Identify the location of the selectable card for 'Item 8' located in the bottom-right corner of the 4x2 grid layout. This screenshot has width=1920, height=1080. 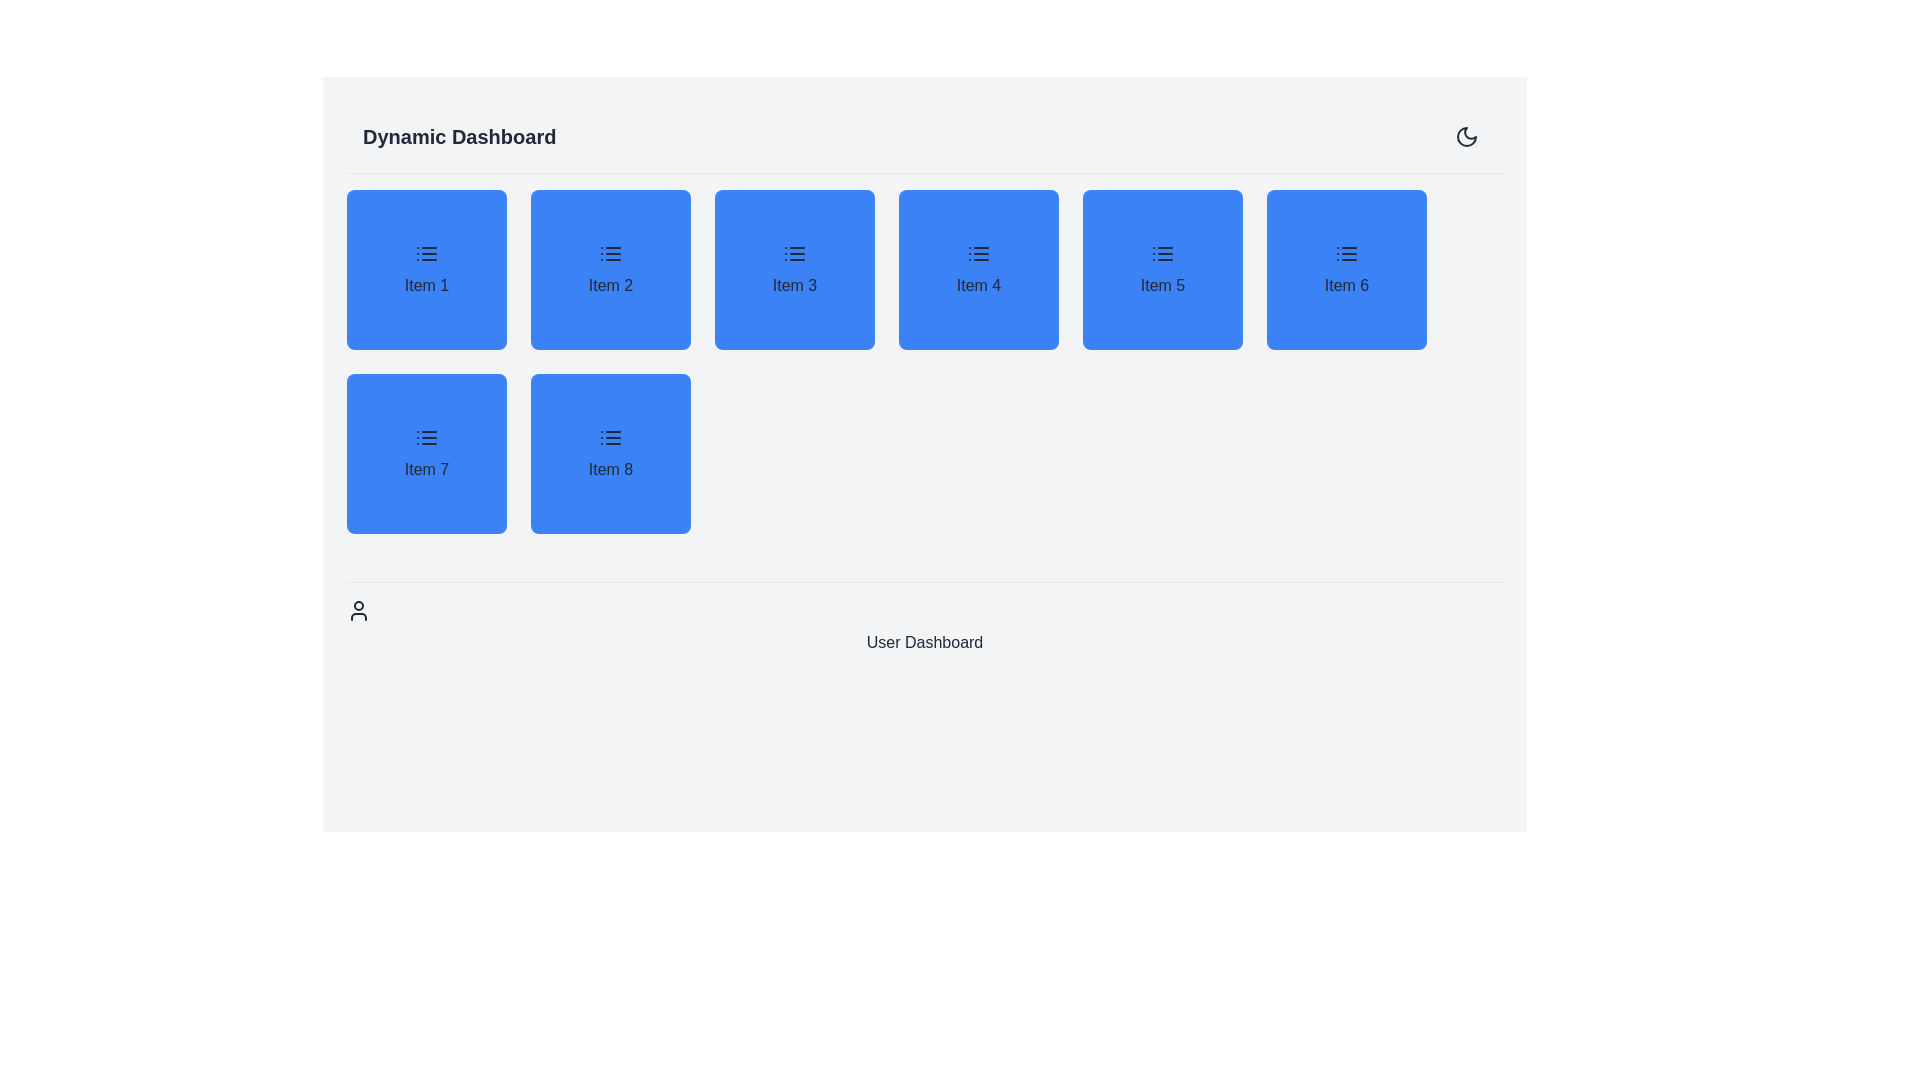
(609, 454).